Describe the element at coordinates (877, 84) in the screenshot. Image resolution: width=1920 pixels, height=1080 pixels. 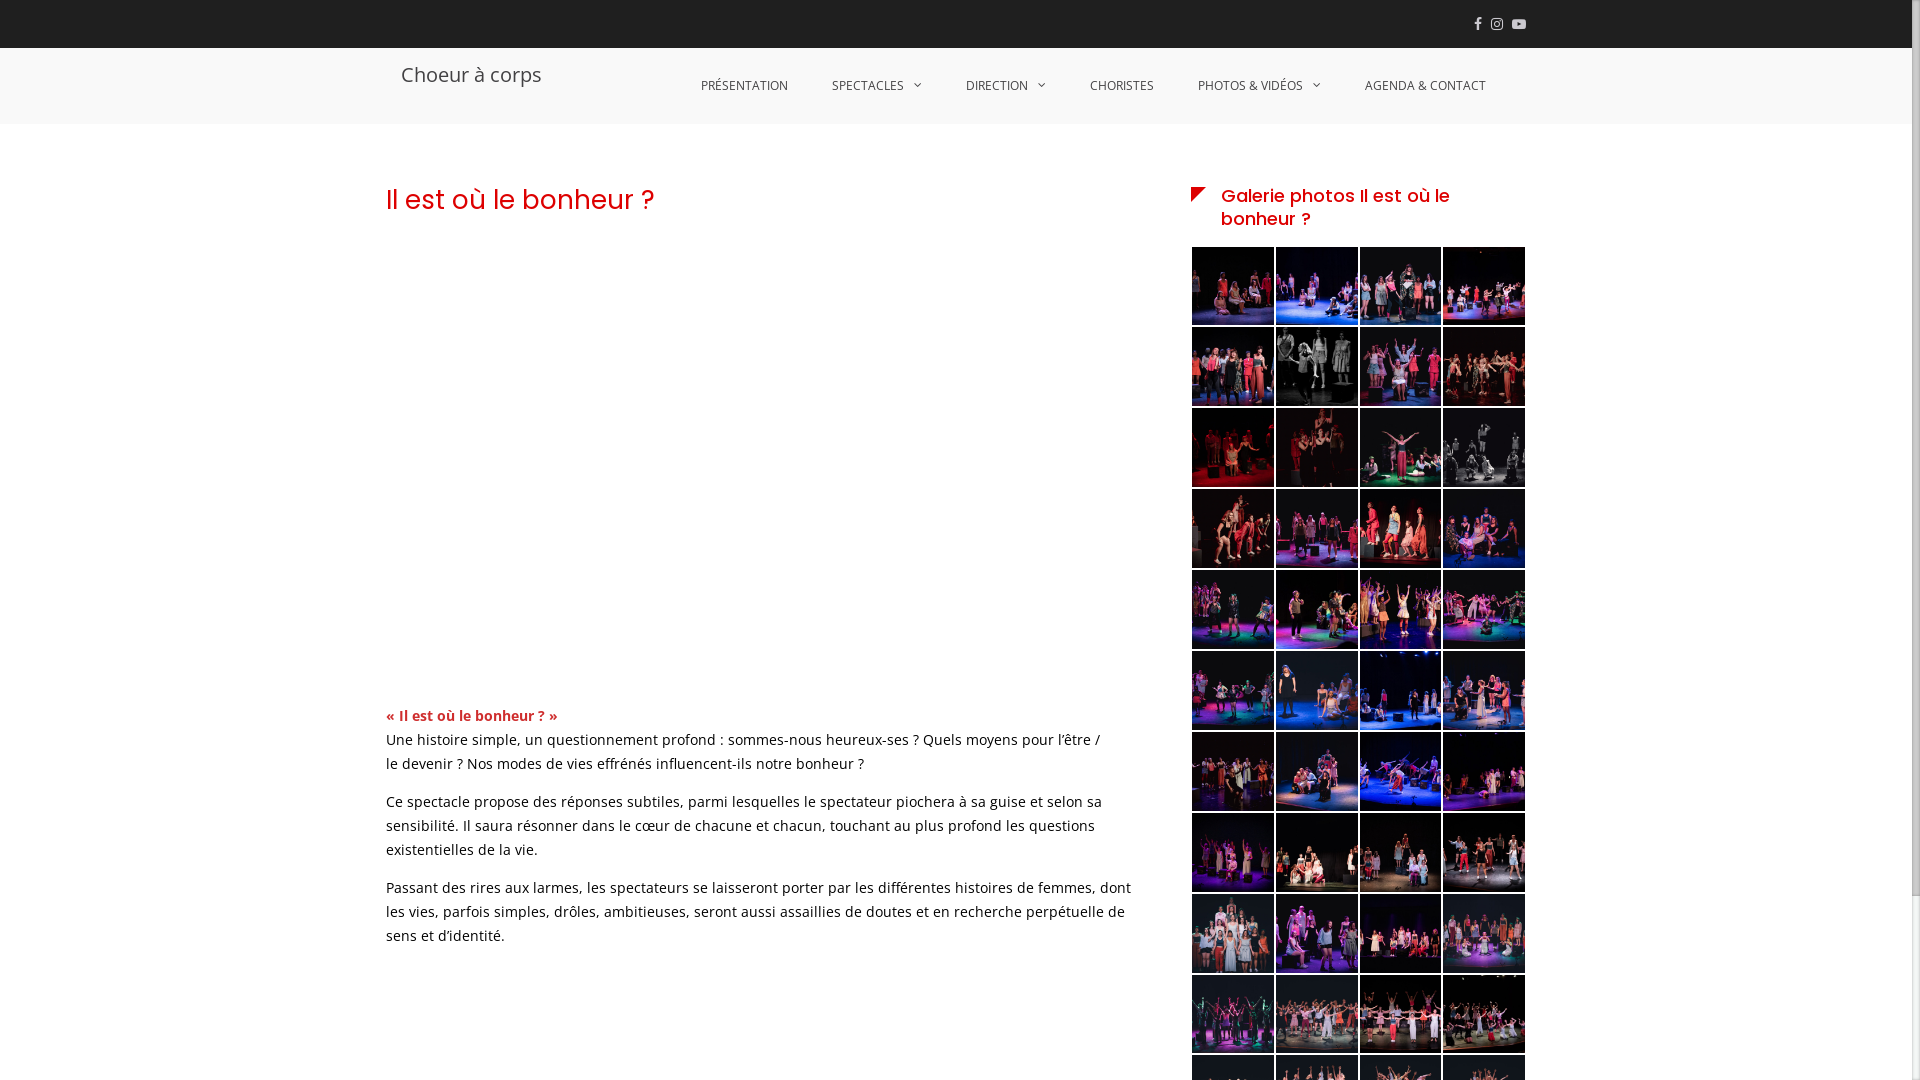
I see `'SPECTACLES'` at that location.